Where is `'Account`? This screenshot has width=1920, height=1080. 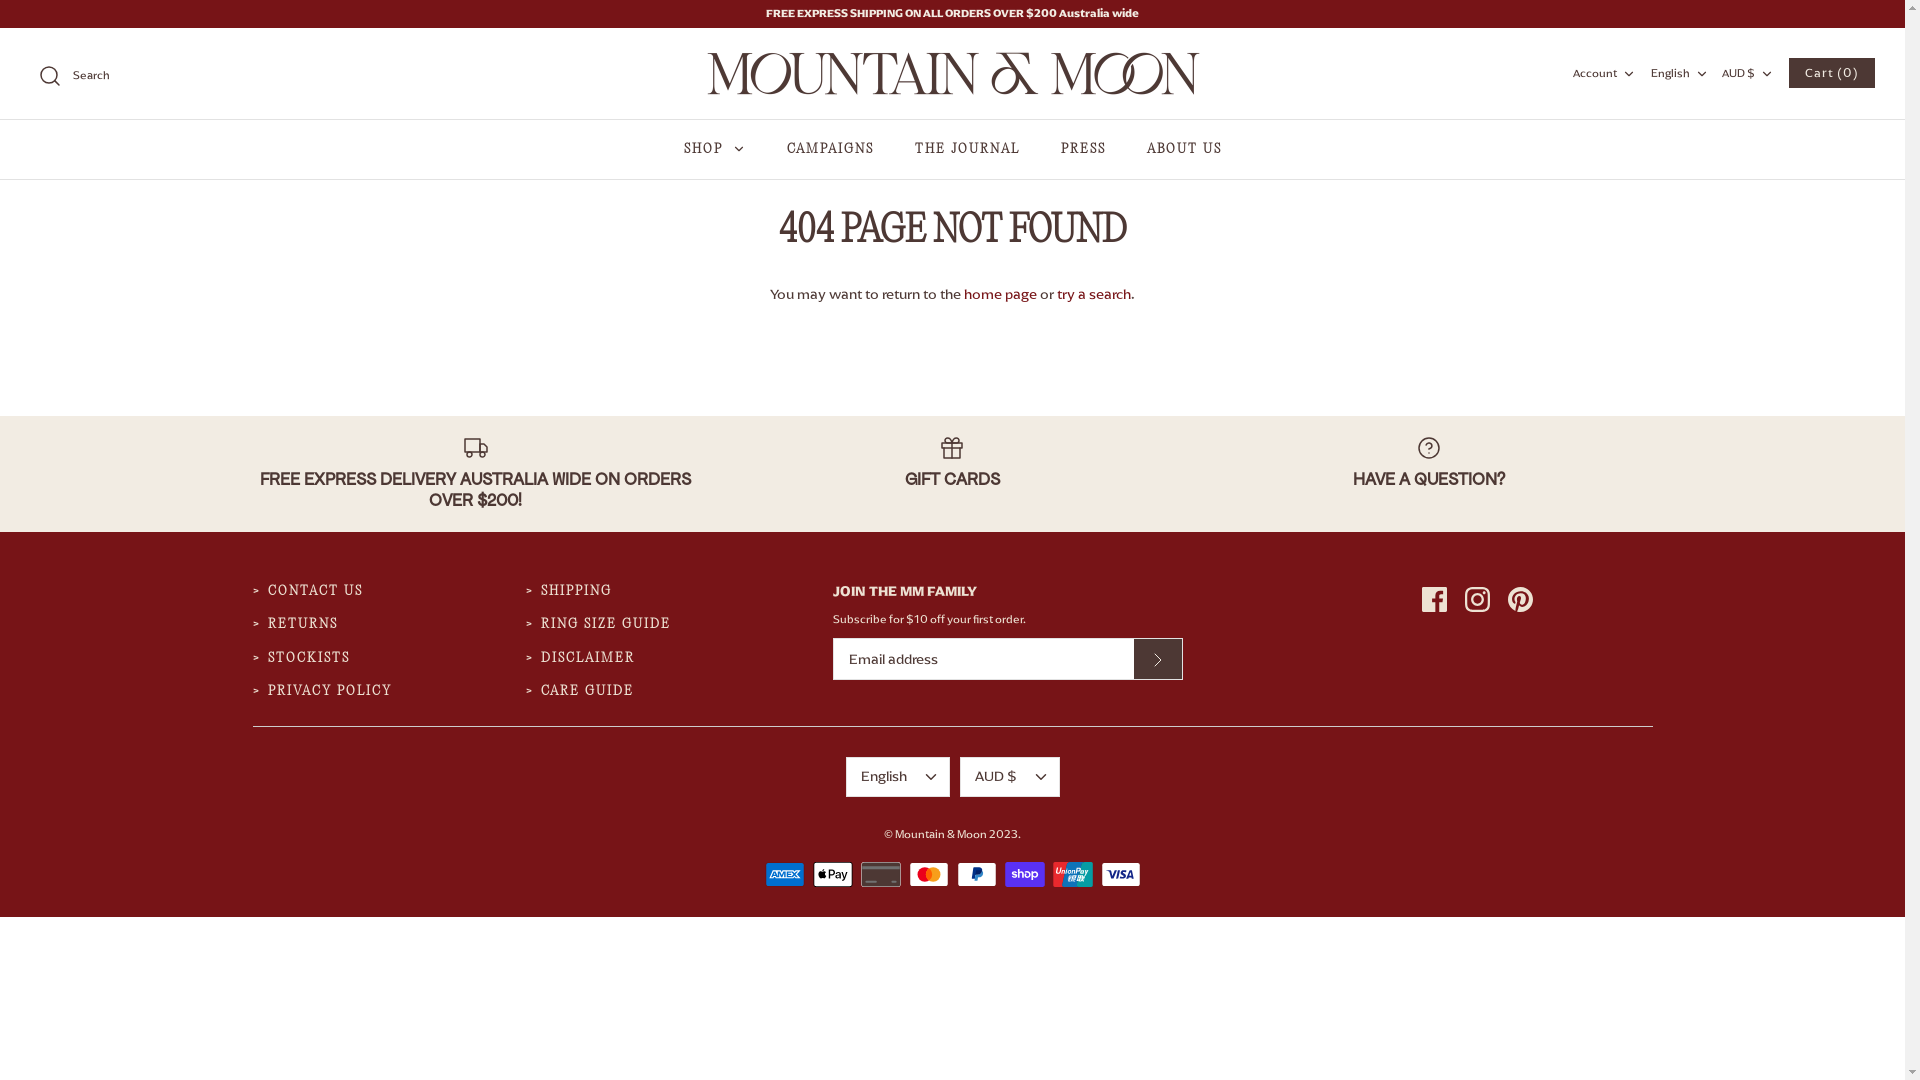 'Account is located at coordinates (1606, 72).